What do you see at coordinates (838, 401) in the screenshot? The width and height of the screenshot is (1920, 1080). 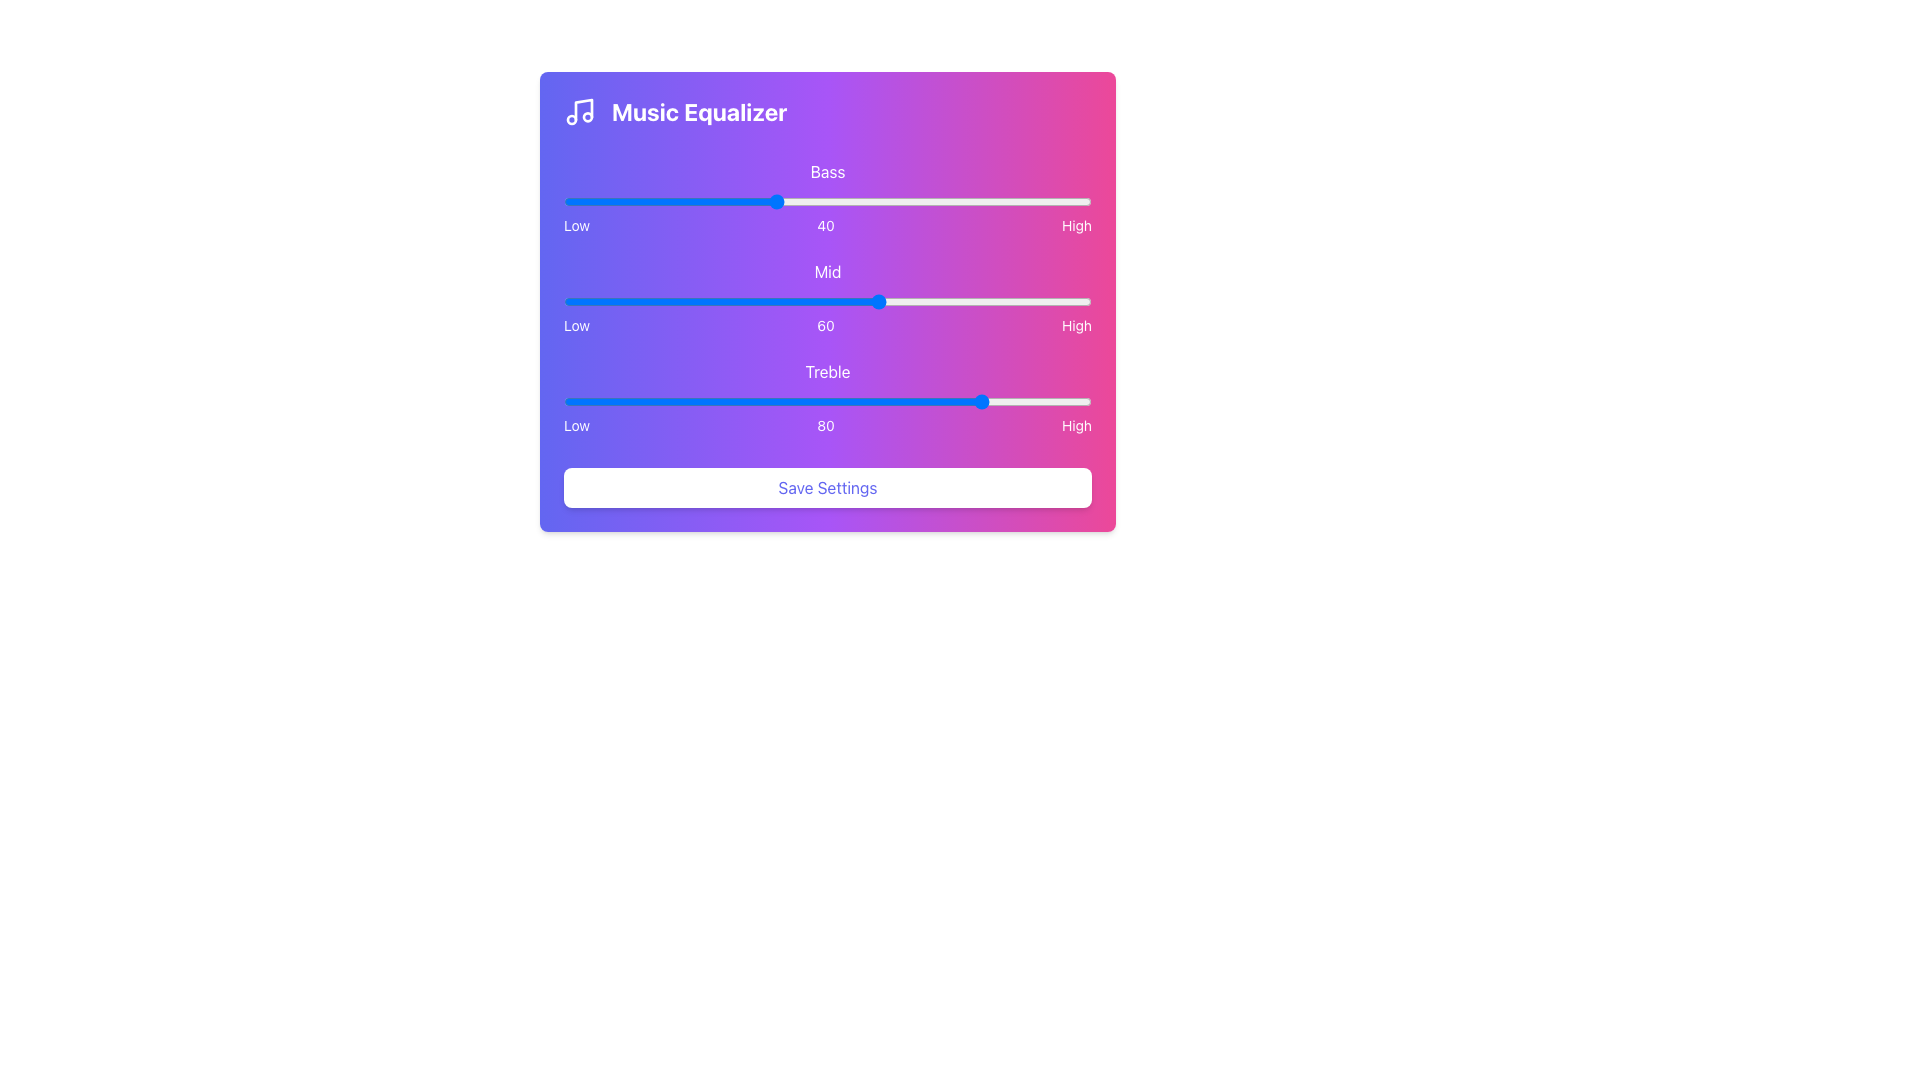 I see `the treble level` at bounding box center [838, 401].